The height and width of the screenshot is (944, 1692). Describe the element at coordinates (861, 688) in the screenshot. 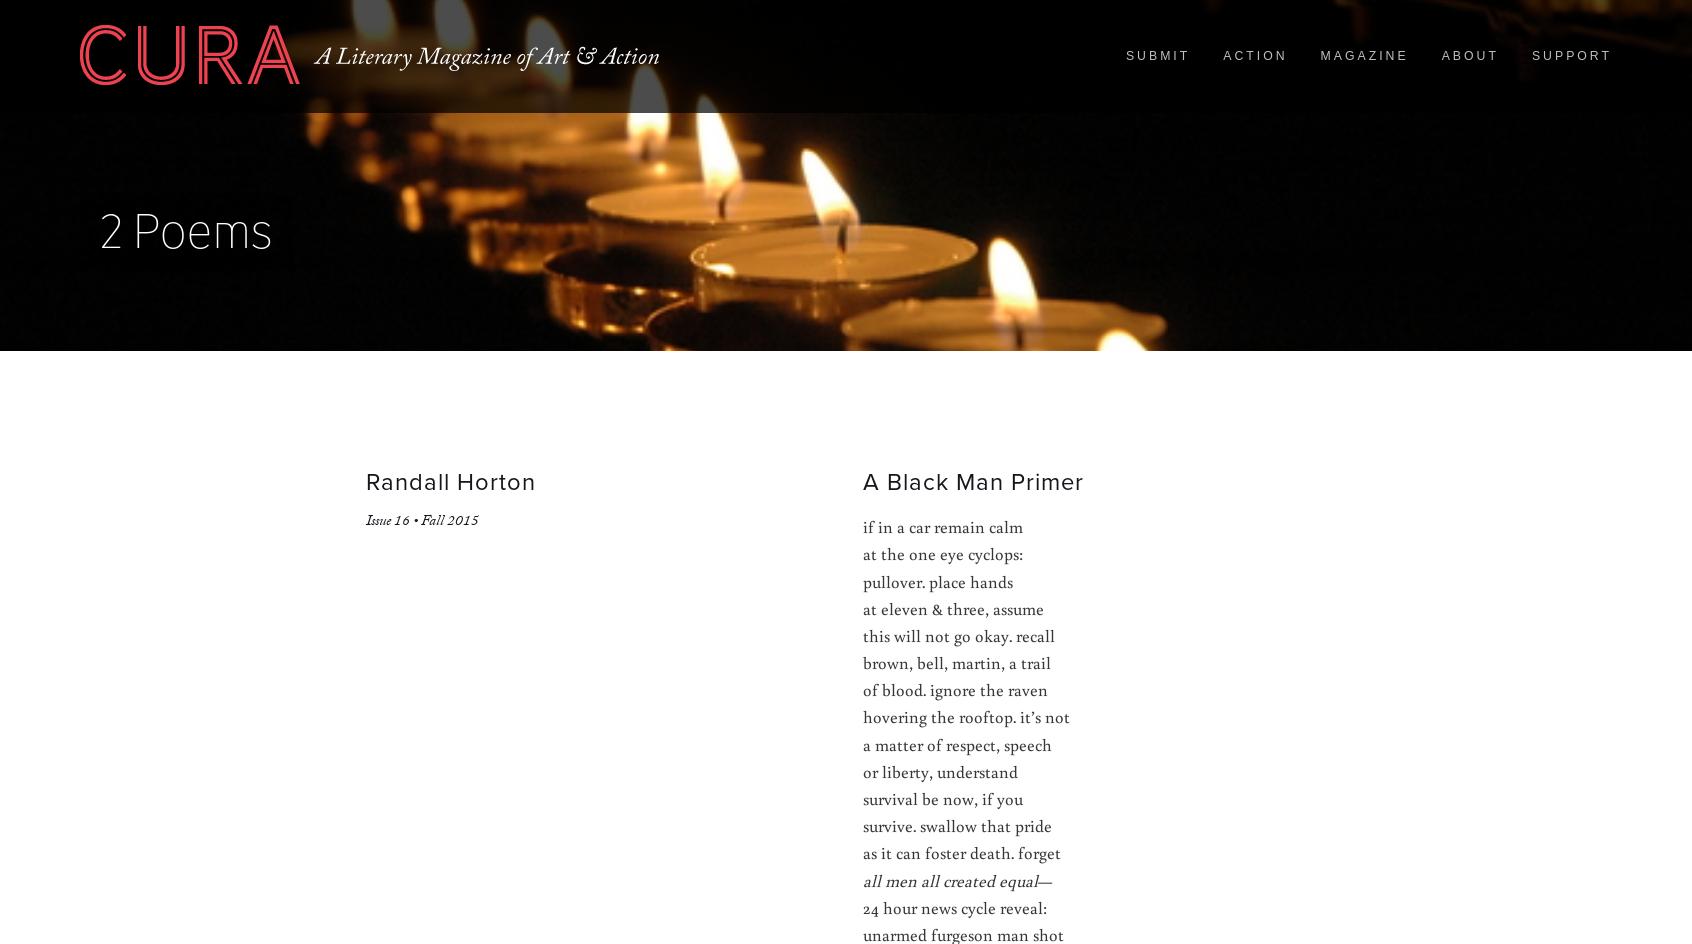

I see `'of blood. ignore the raven'` at that location.